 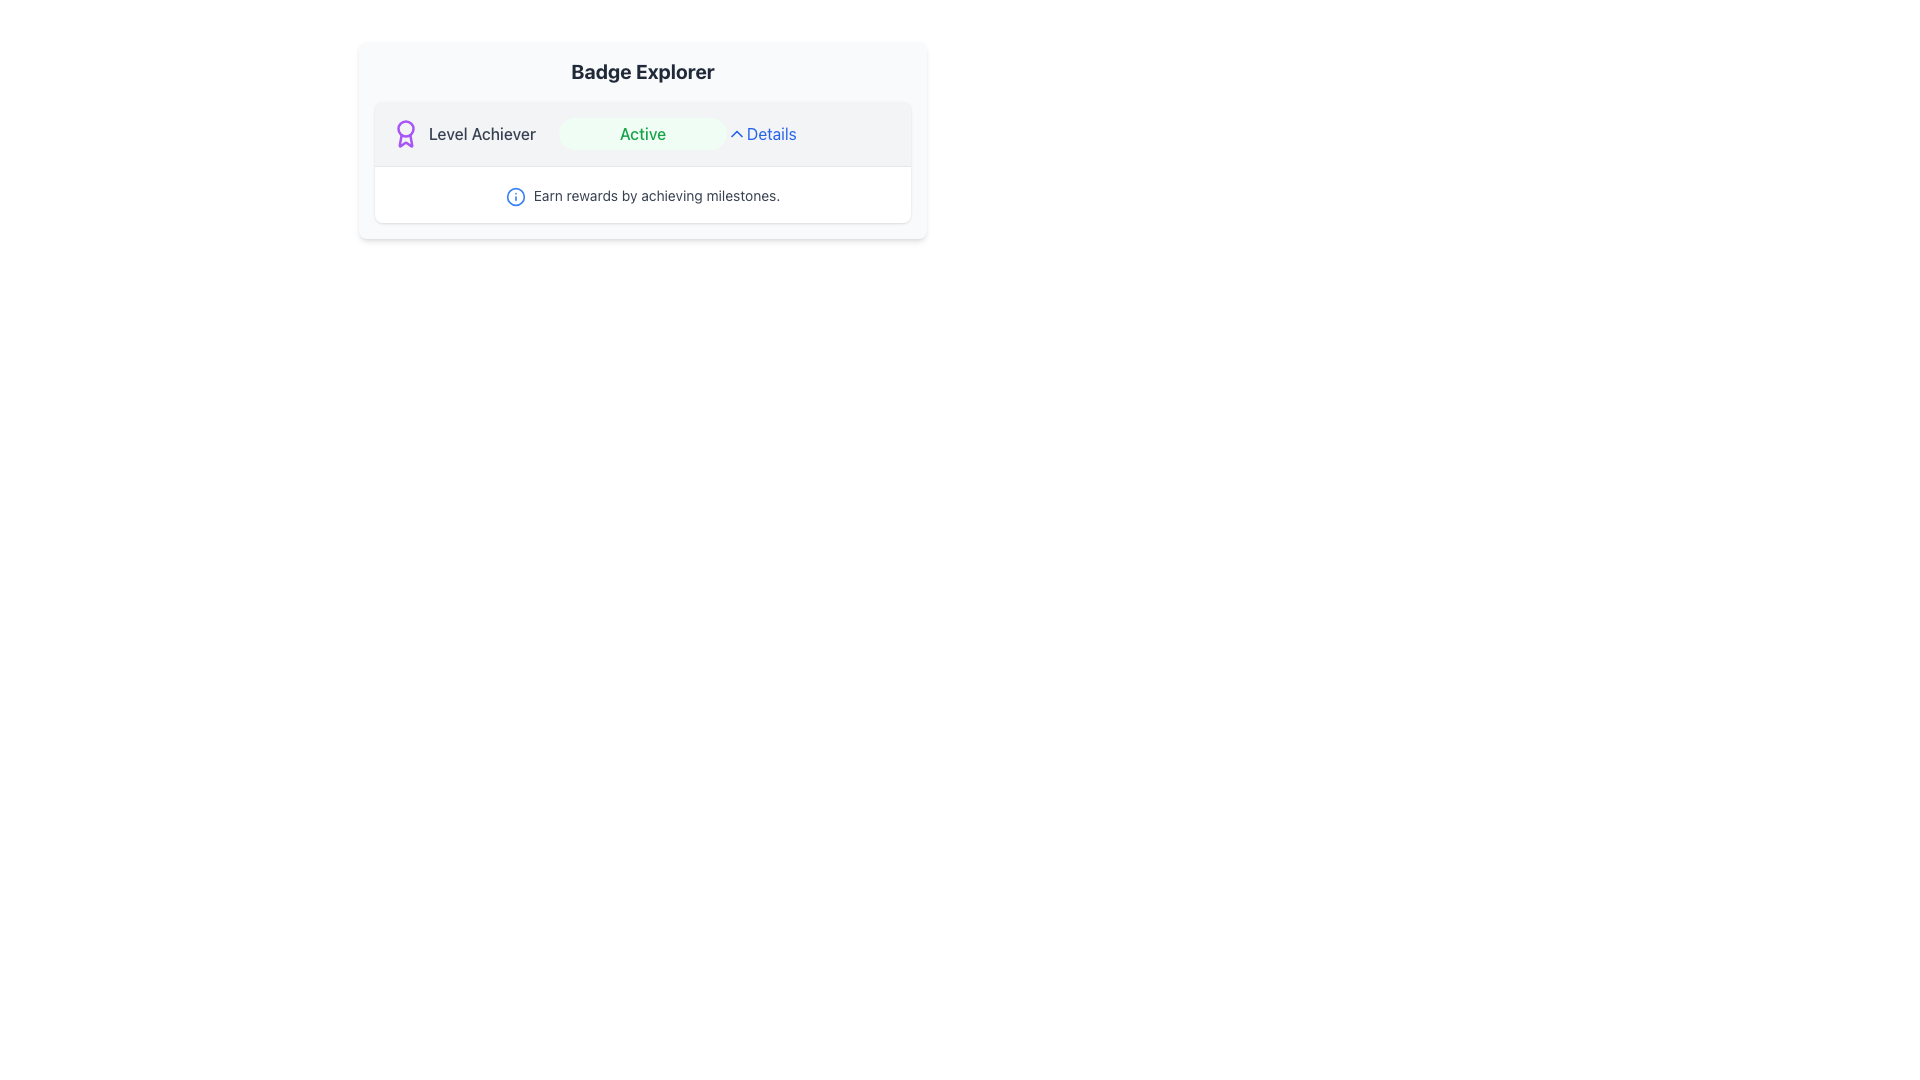 I want to click on informational text located at the bottom of the 'Badge Explorer' card, centered horizontally and positioned below the headings 'Level Achiever,' 'Active,' and 'Details.', so click(x=643, y=194).